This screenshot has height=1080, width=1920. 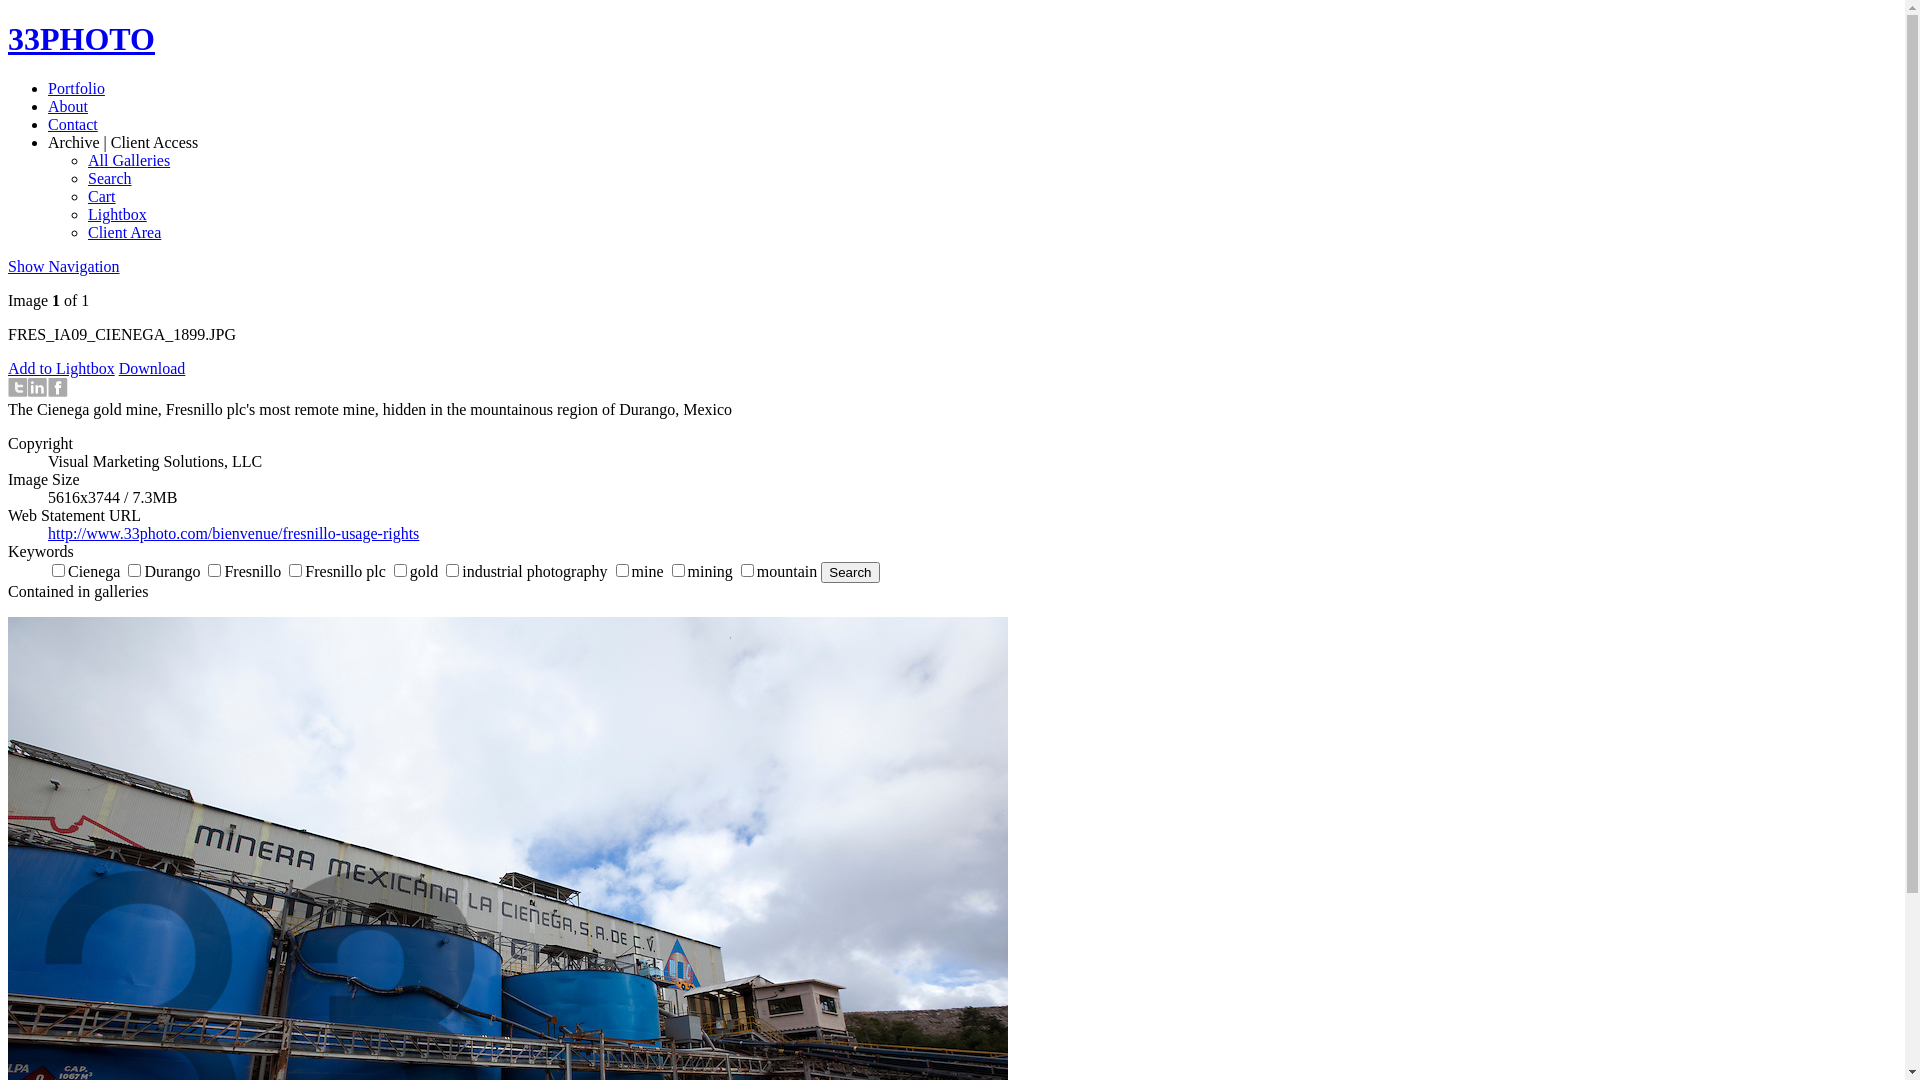 I want to click on 'Add to Lightbox', so click(x=8, y=368).